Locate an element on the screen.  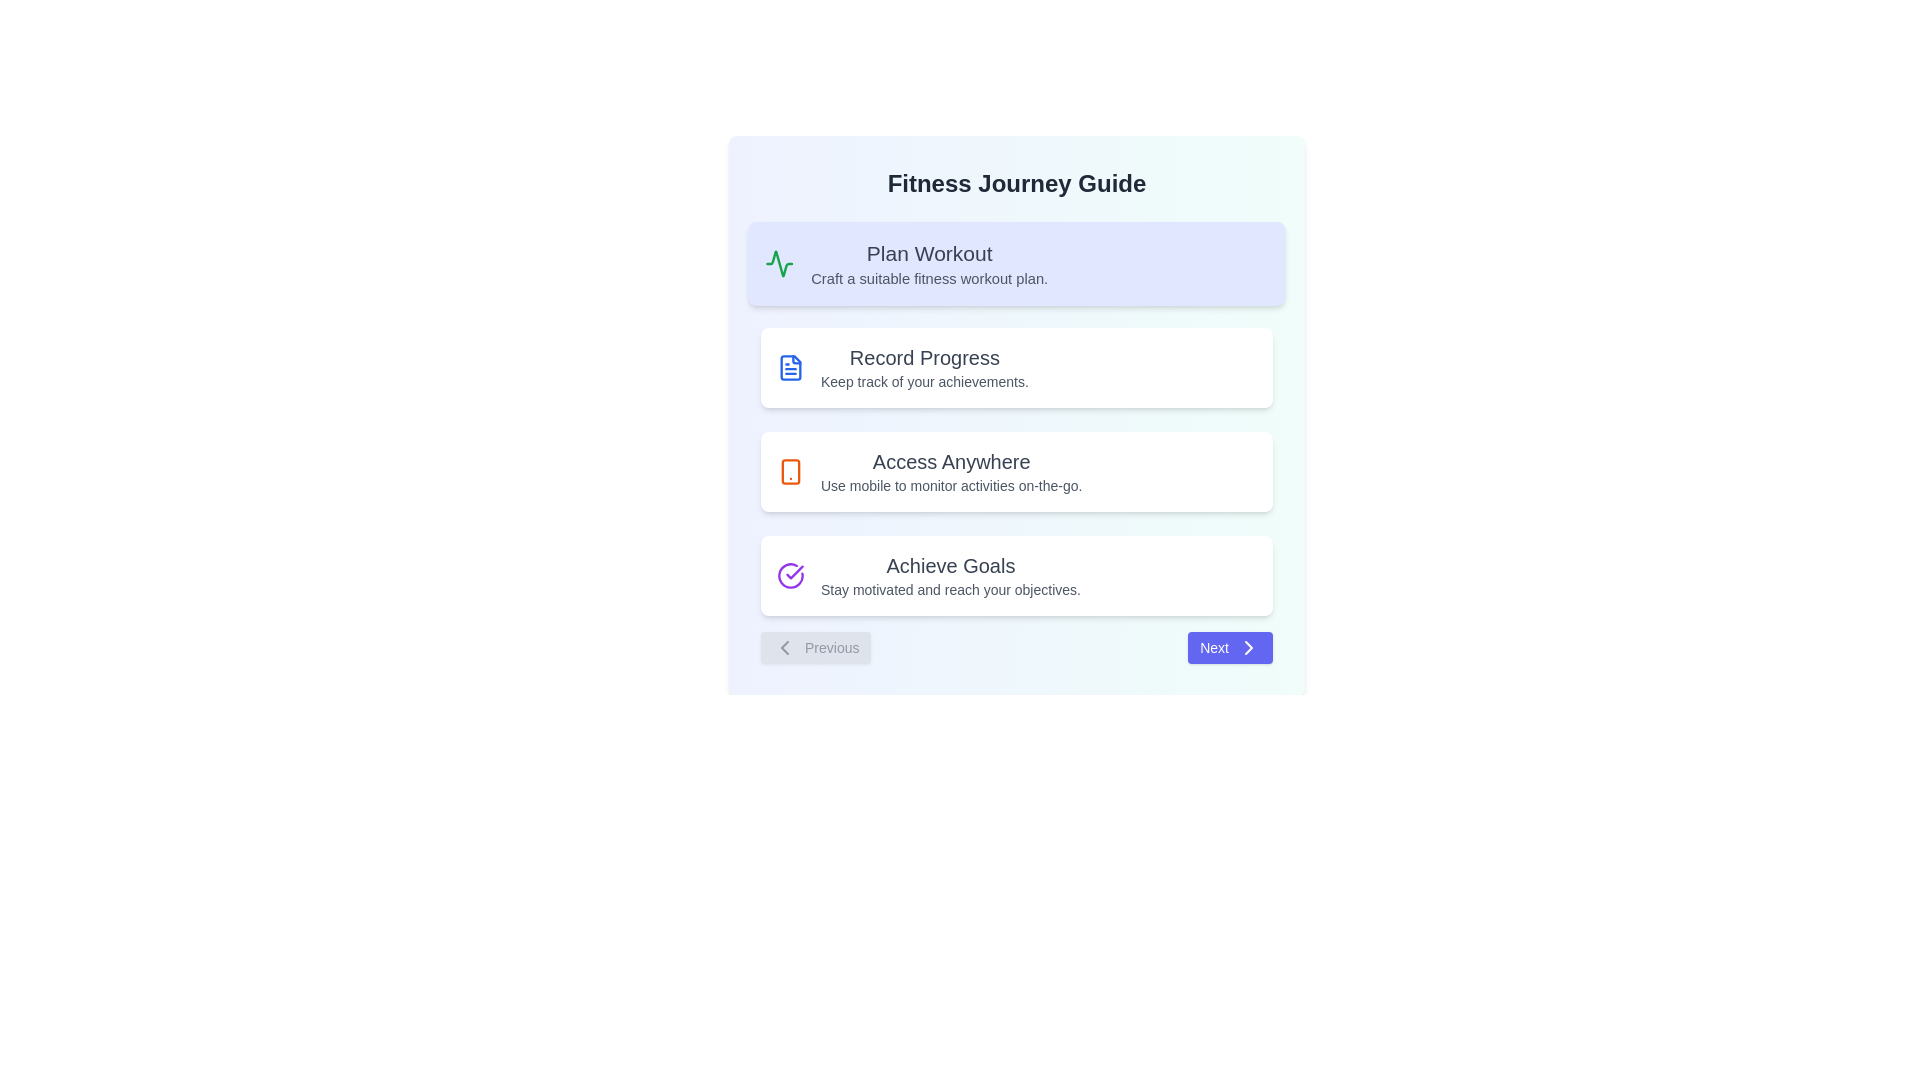
the 'Plan Workout' icon located in the top-left corner of the 'Plan Workout' card to initiate the workout planning action is located at coordinates (778, 262).